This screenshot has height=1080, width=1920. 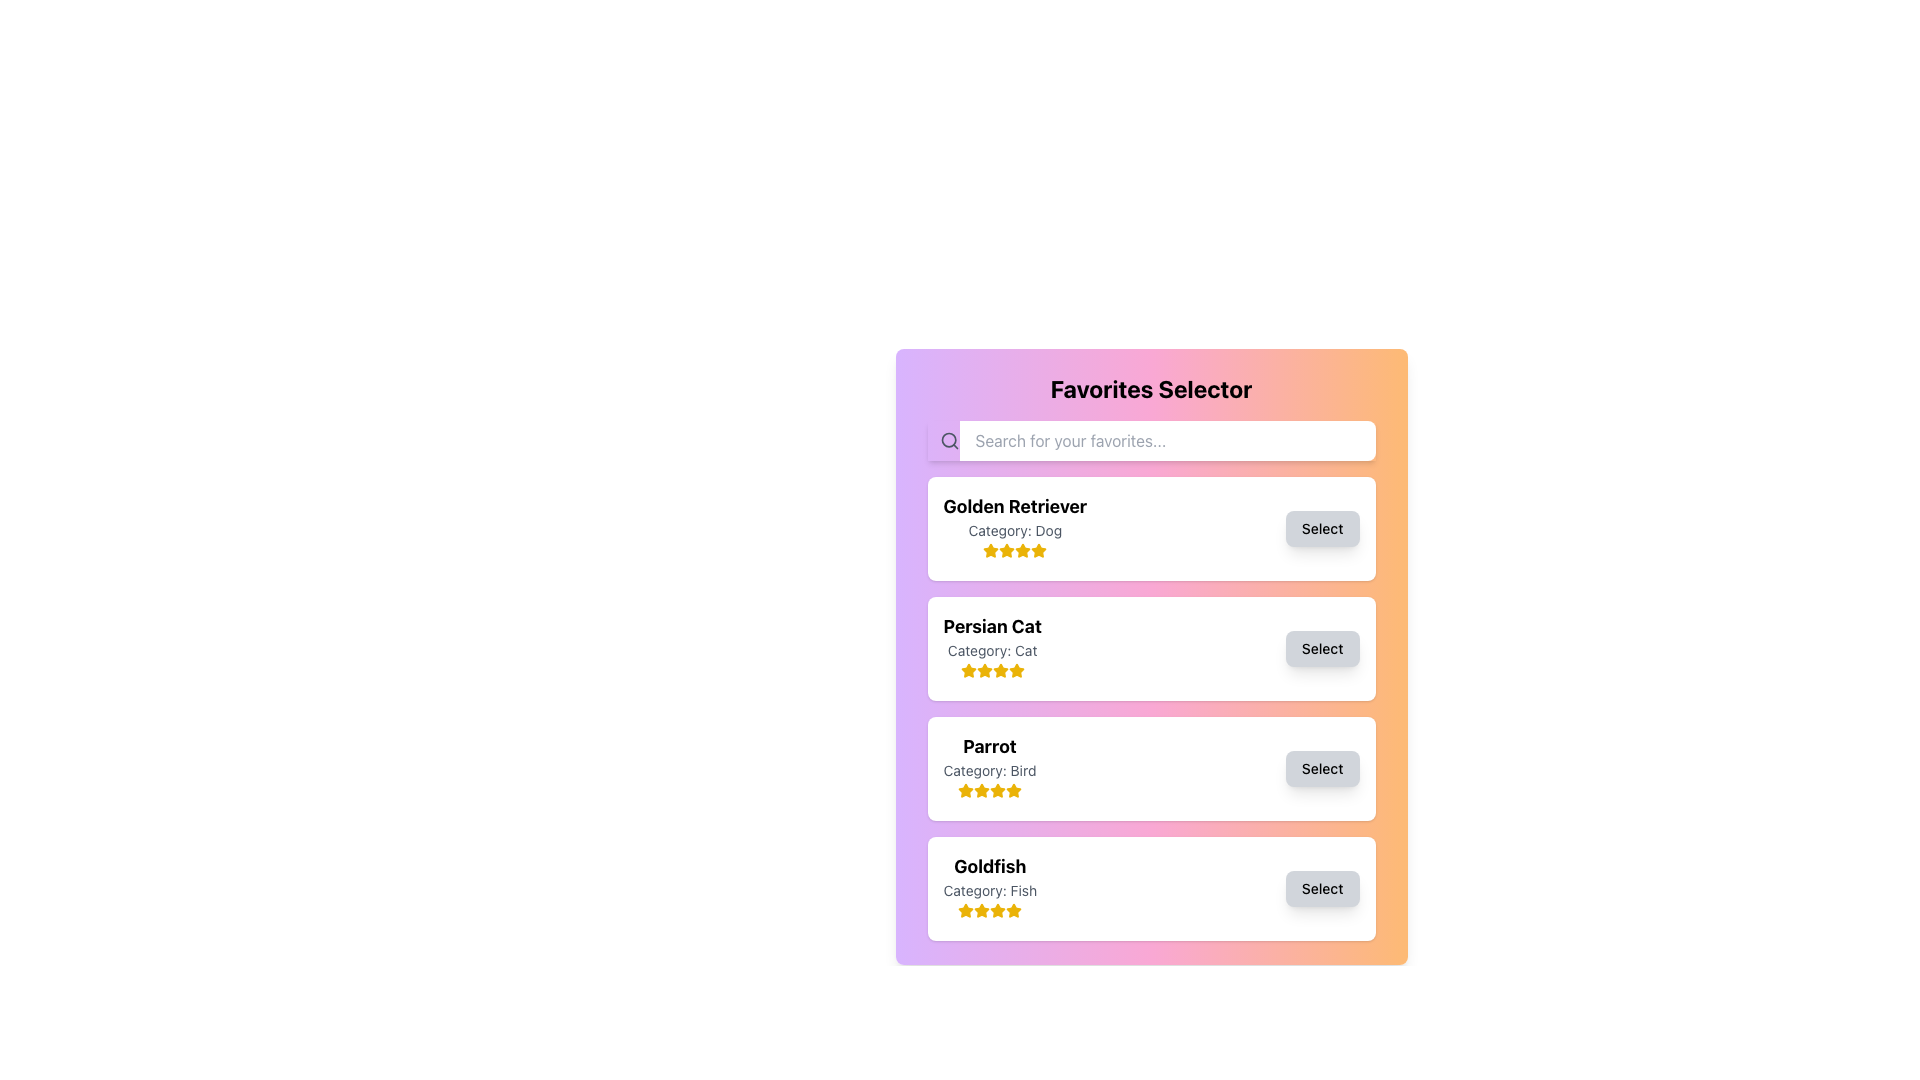 I want to click on the static text label 'Category: Cat' which is located below the title 'Persian Cat' and above the star rating section, so click(x=992, y=651).